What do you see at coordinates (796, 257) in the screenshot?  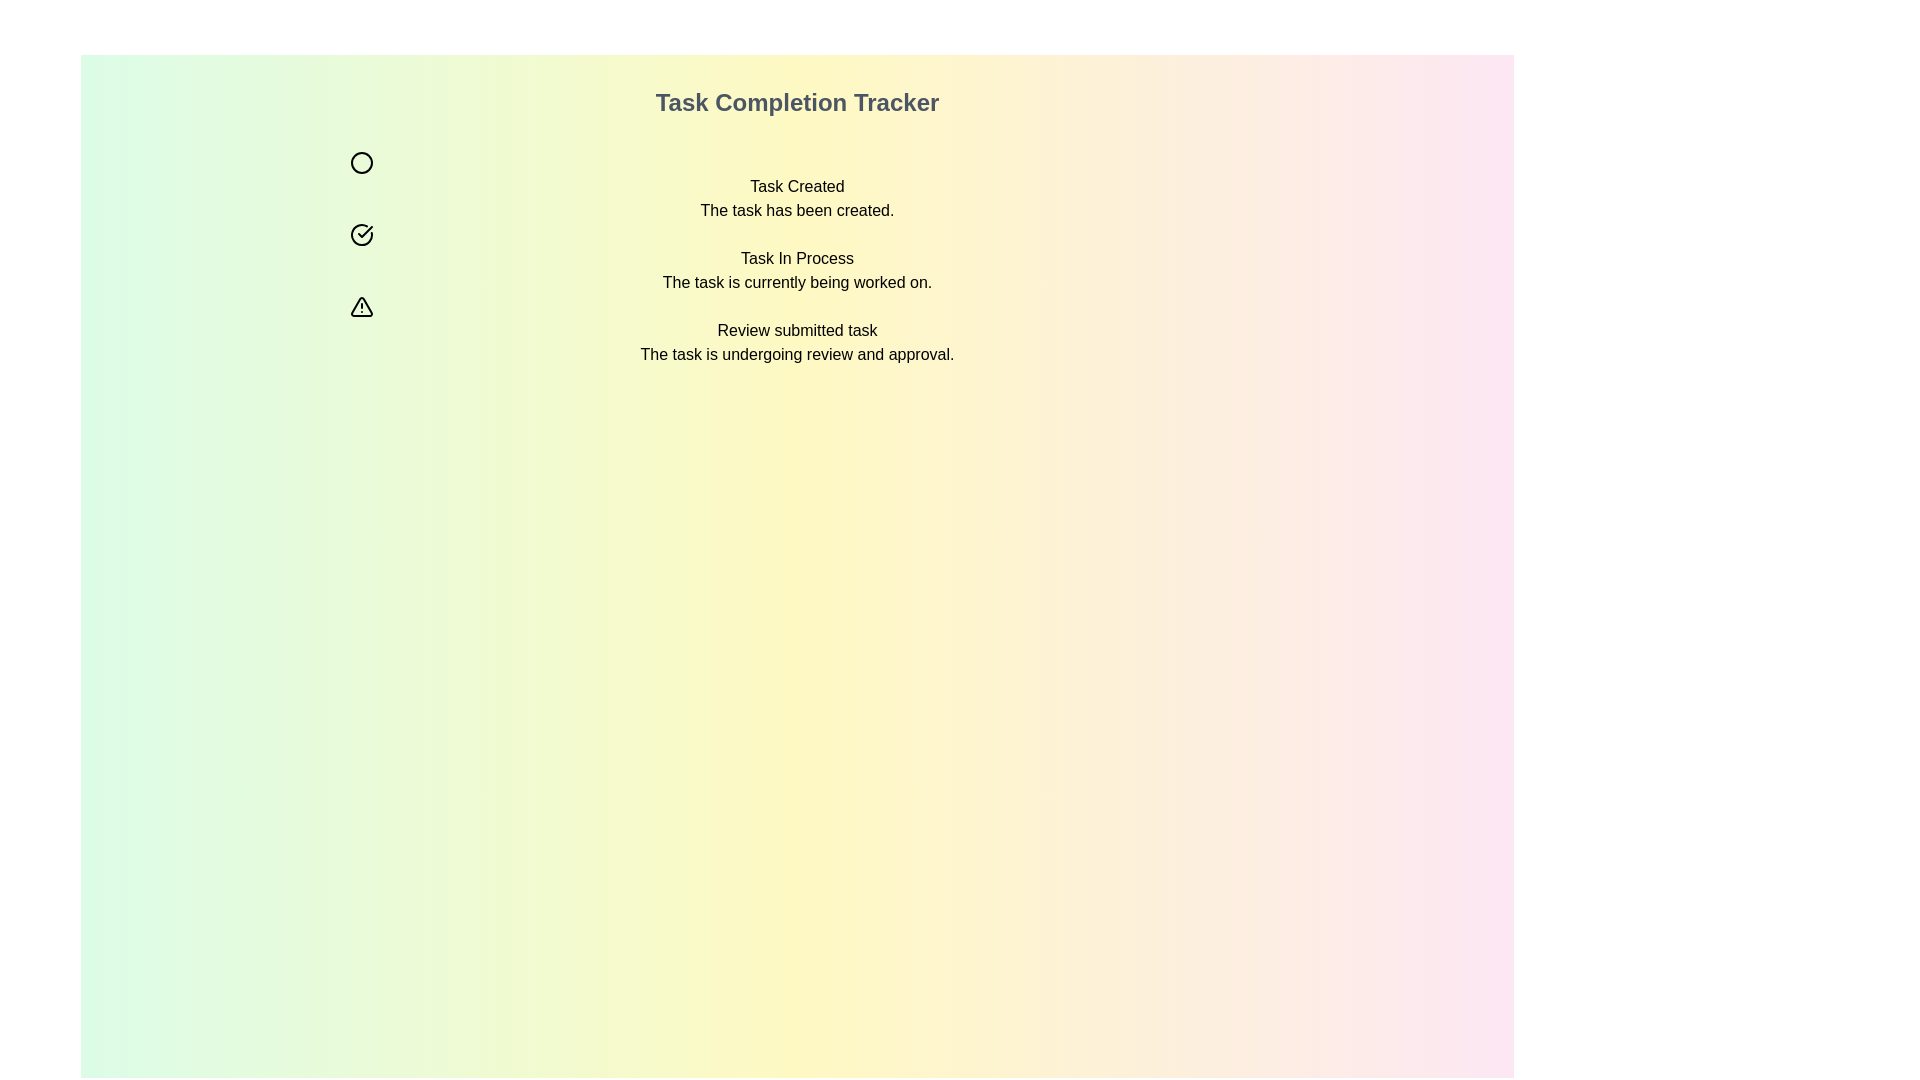 I see `the second task status in the 'Task Completion Tracker', which indicates that a specific task is currently in progress` at bounding box center [796, 257].